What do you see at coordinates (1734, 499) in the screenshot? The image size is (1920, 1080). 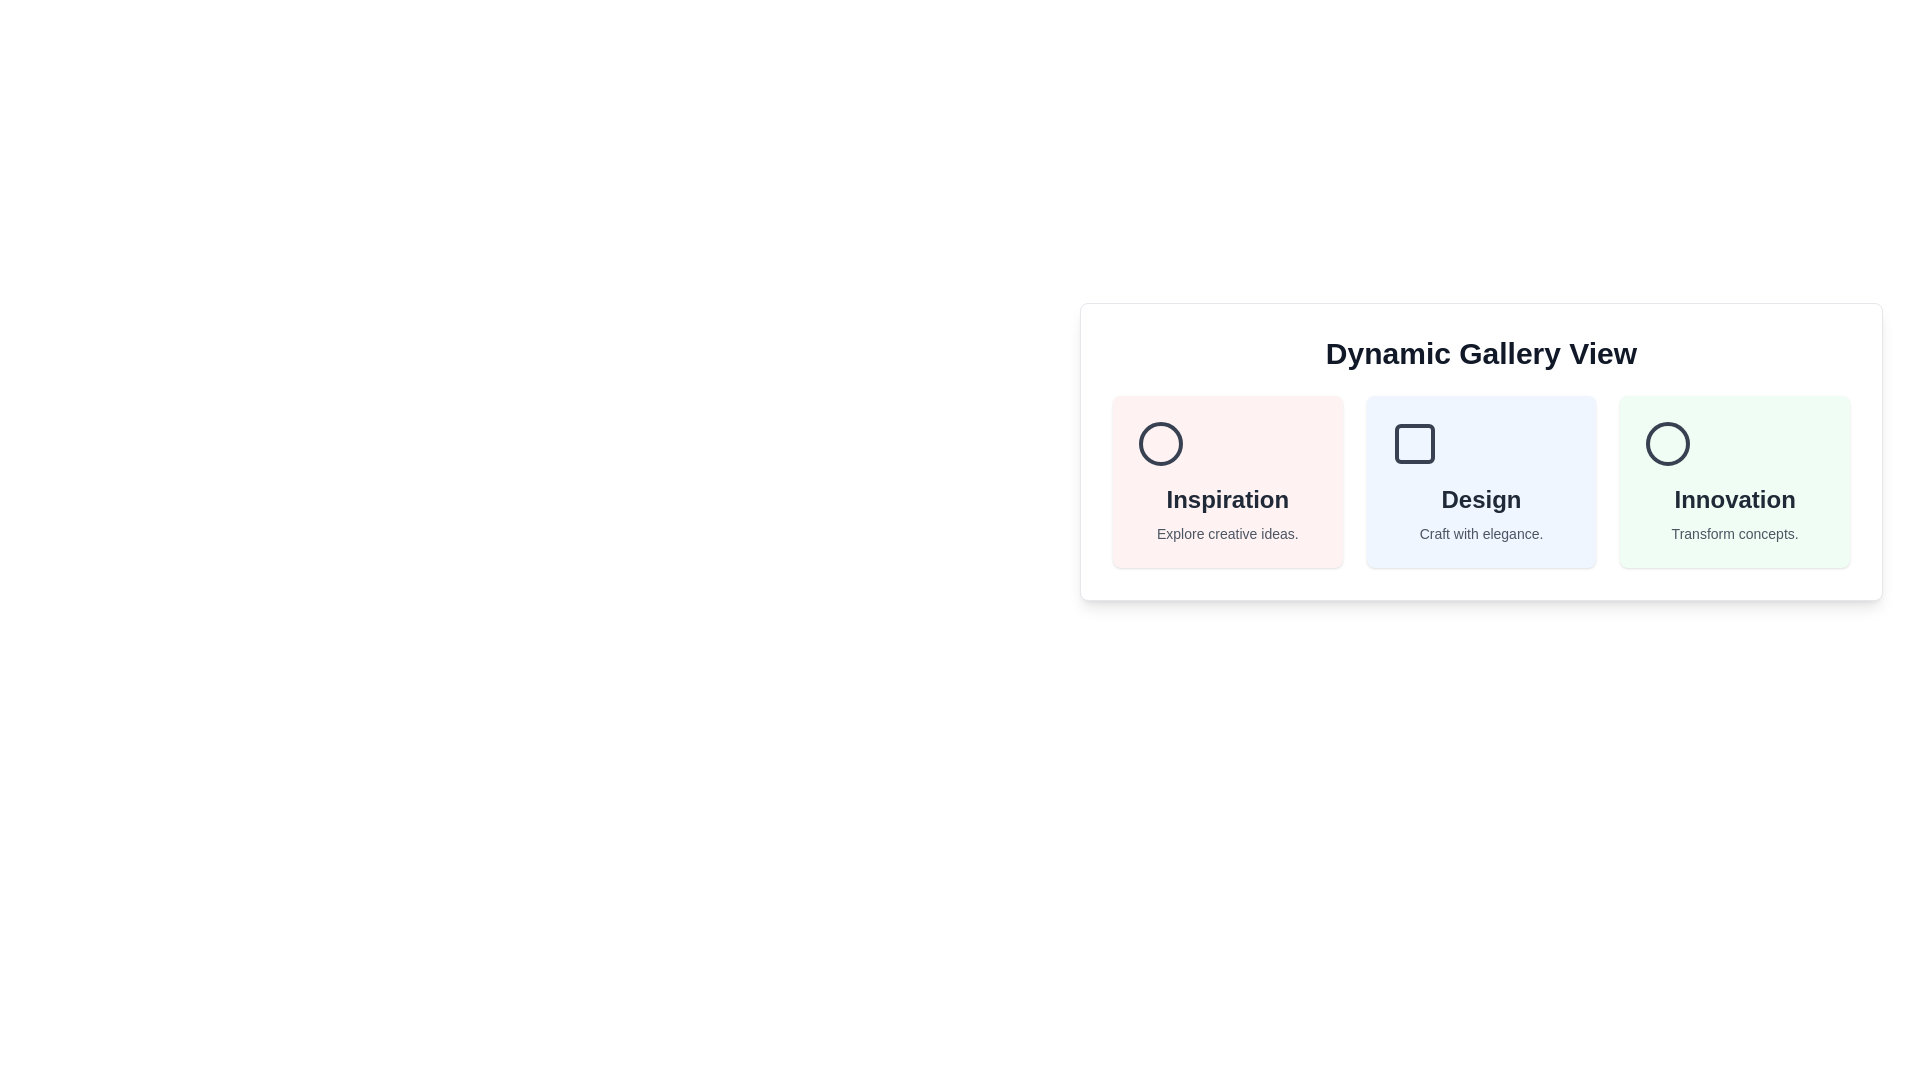 I see `the 'Innovation' heading within the green-tinted card on the right side of the three horizontally aligned cards` at bounding box center [1734, 499].